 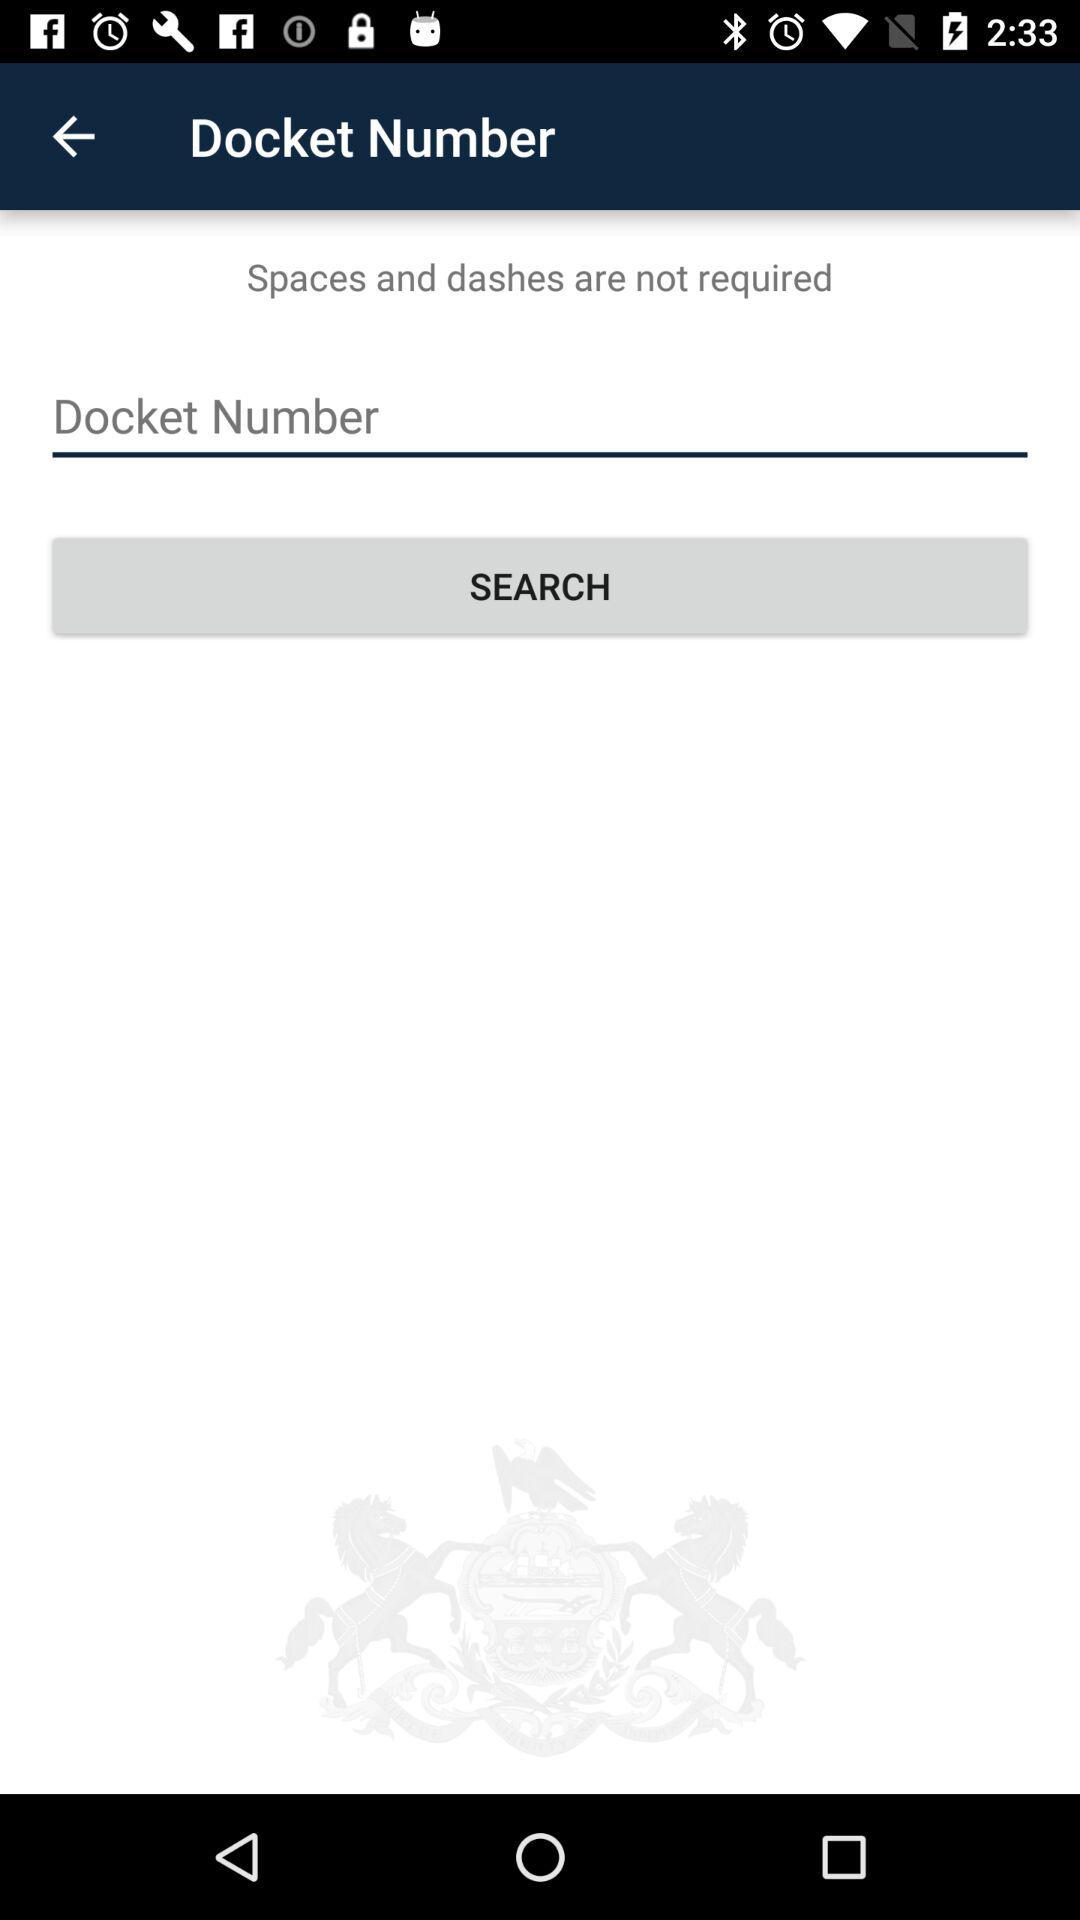 I want to click on item below spaces and dashes, so click(x=540, y=415).